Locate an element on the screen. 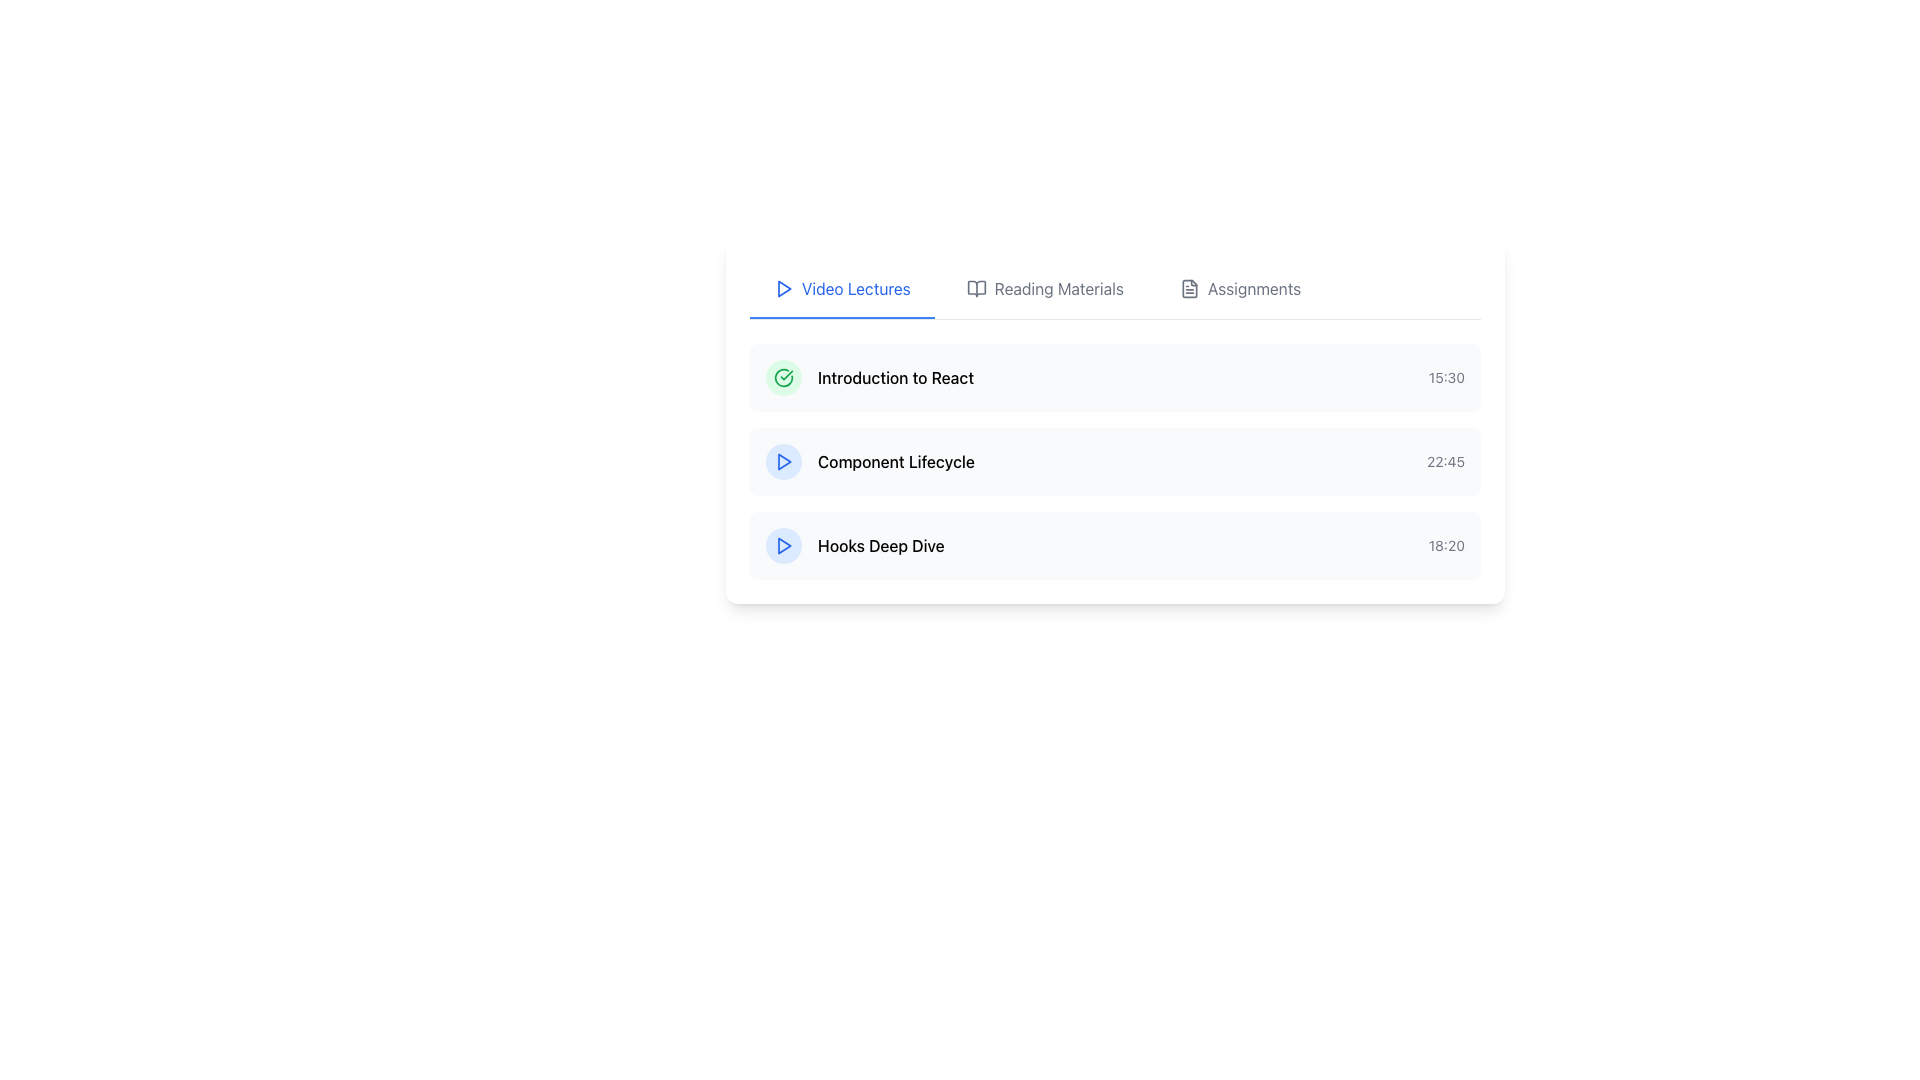 The width and height of the screenshot is (1920, 1080). the navigational tab labeled for reading materials, which is the second item in the horizontal navigation bar is located at coordinates (1058, 289).